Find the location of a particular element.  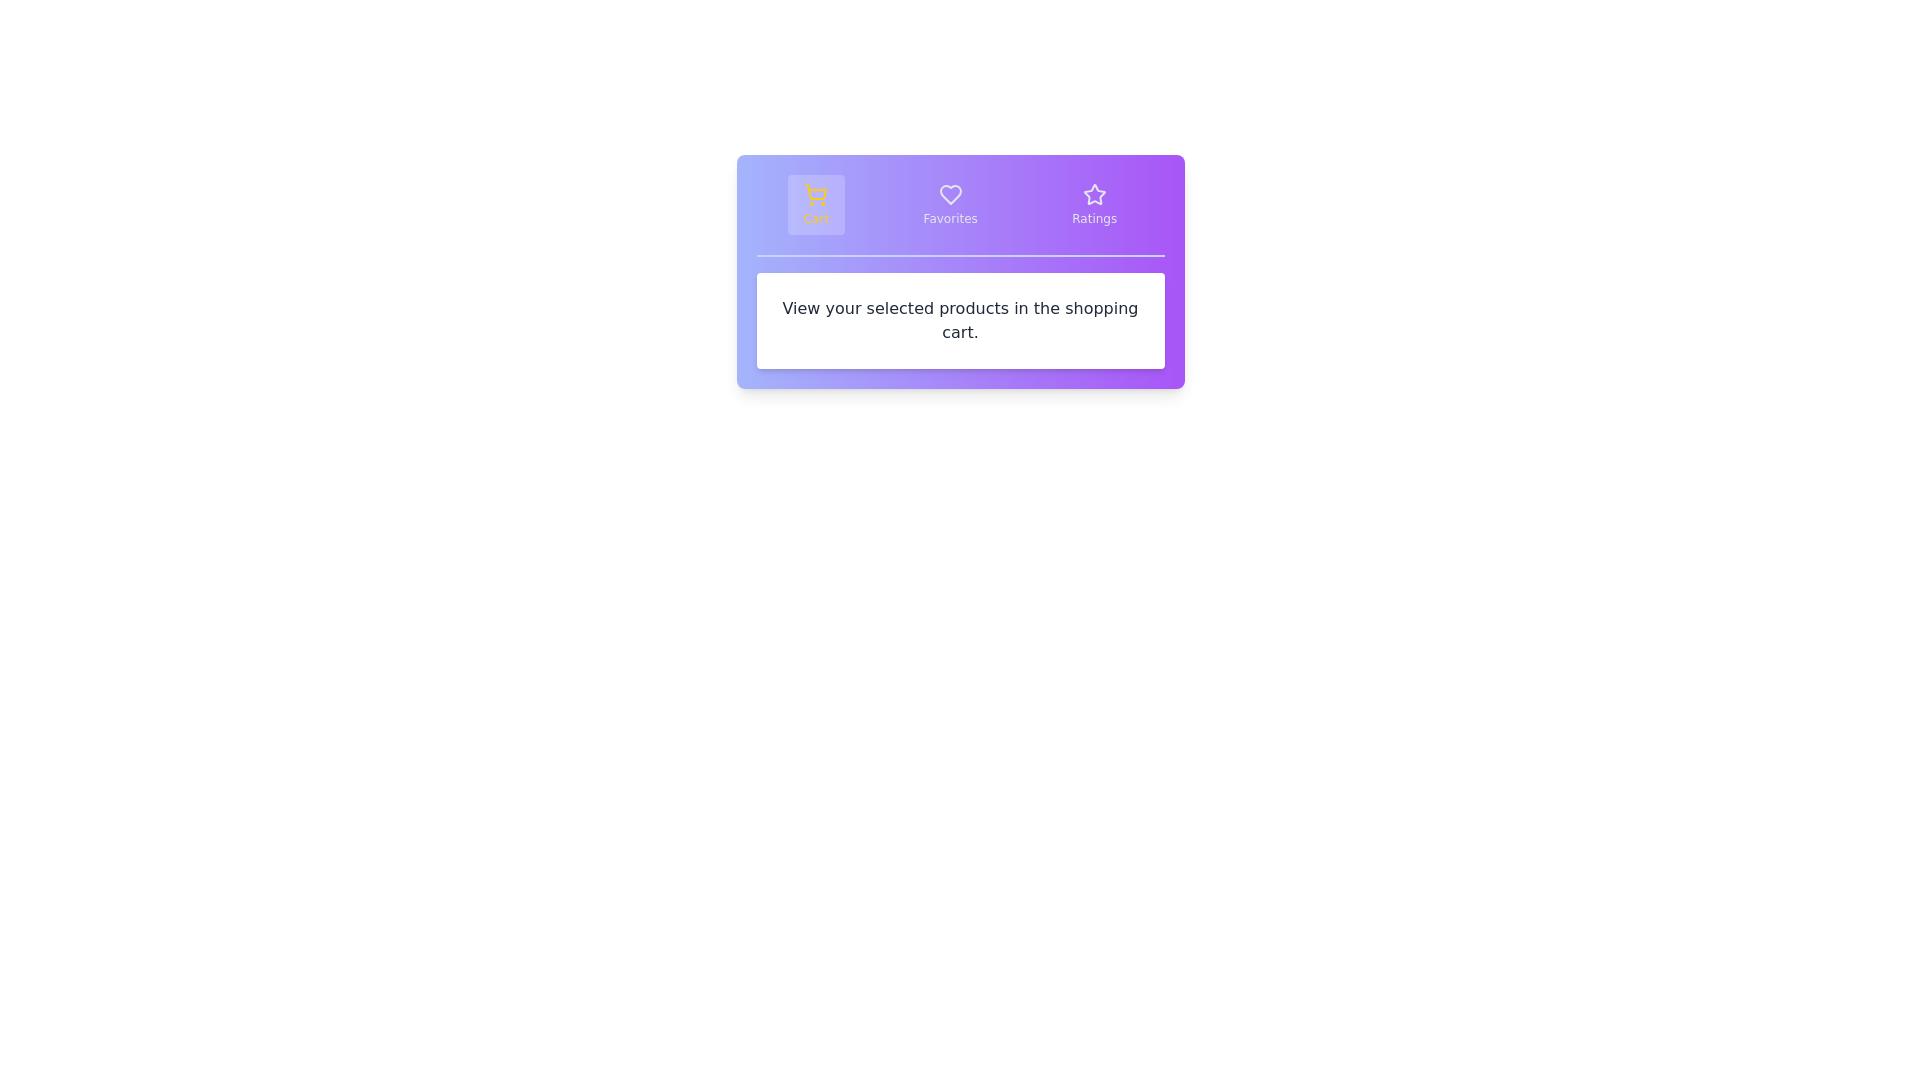

label text that is associated with the shopping cart icon, located centrally at the bottom of the button structure is located at coordinates (816, 219).